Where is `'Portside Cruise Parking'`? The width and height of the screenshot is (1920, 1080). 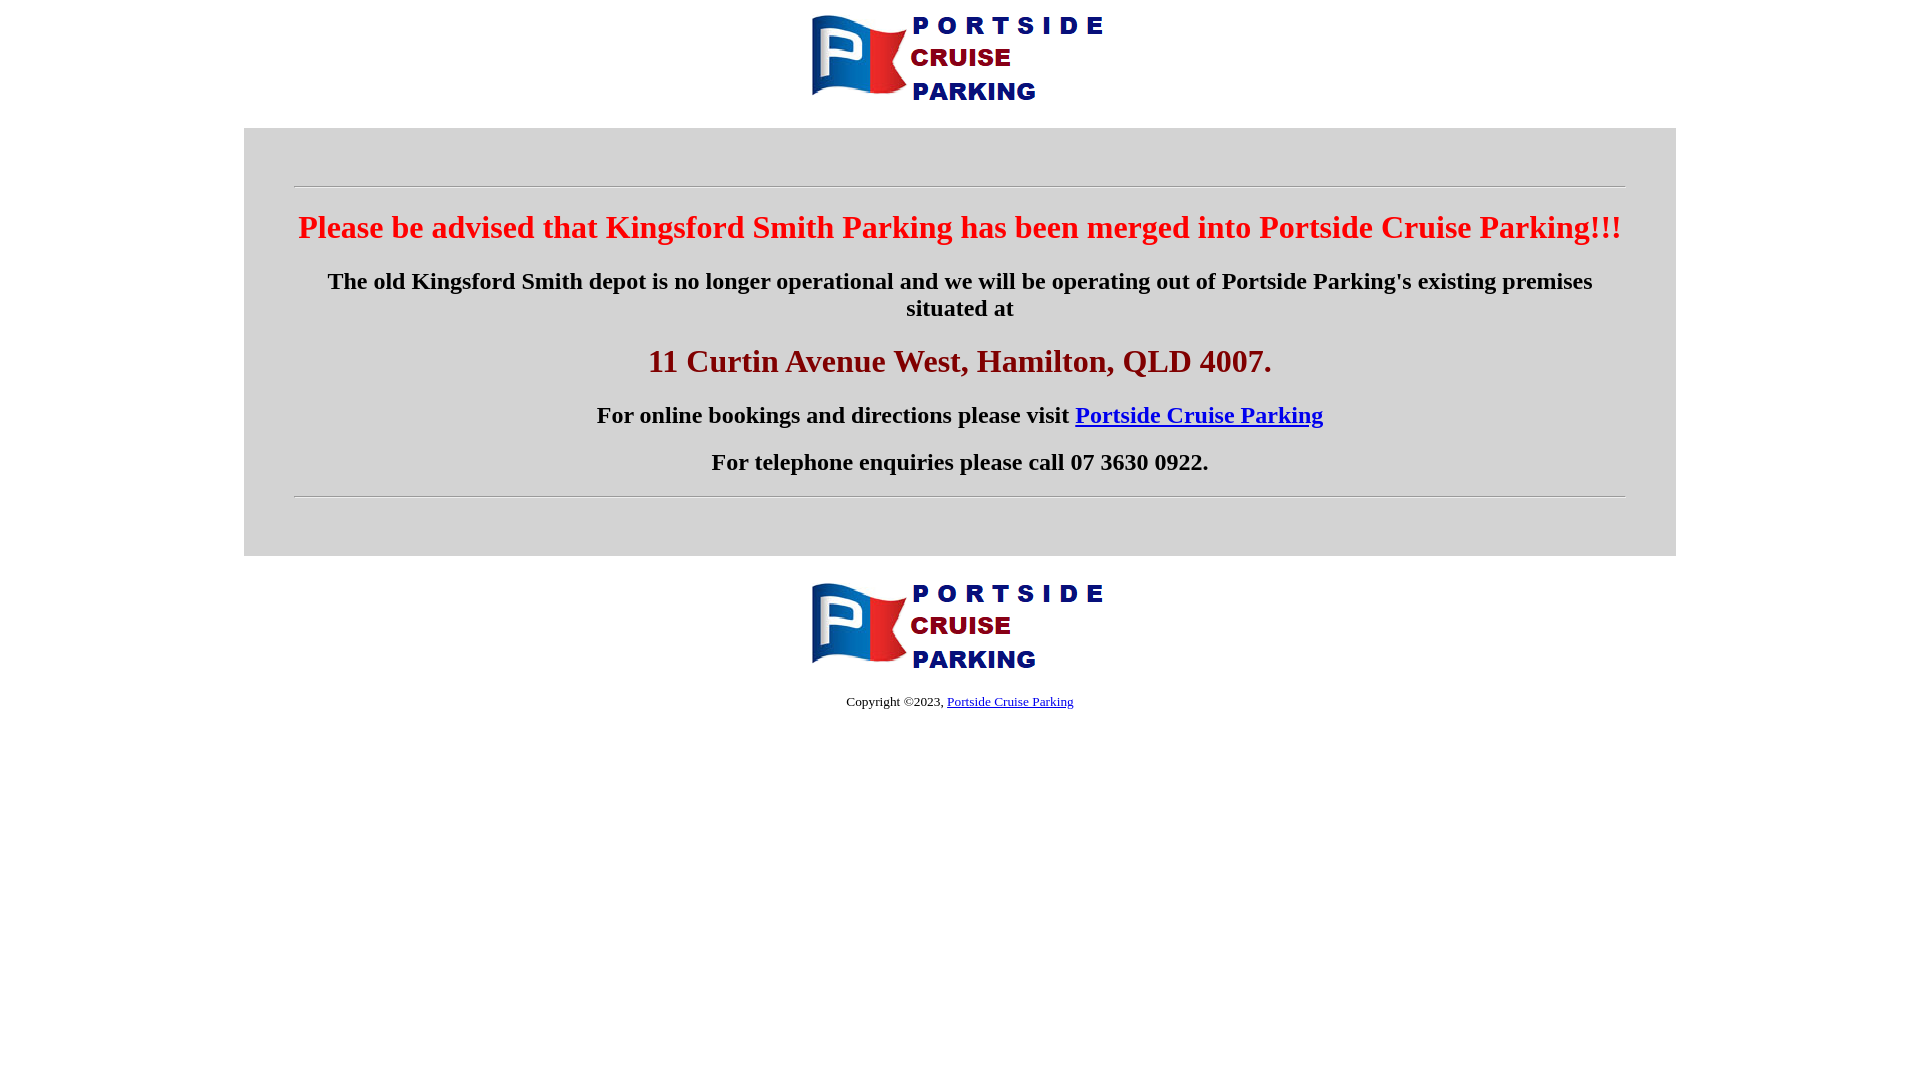
'Portside Cruise Parking' is located at coordinates (1010, 700).